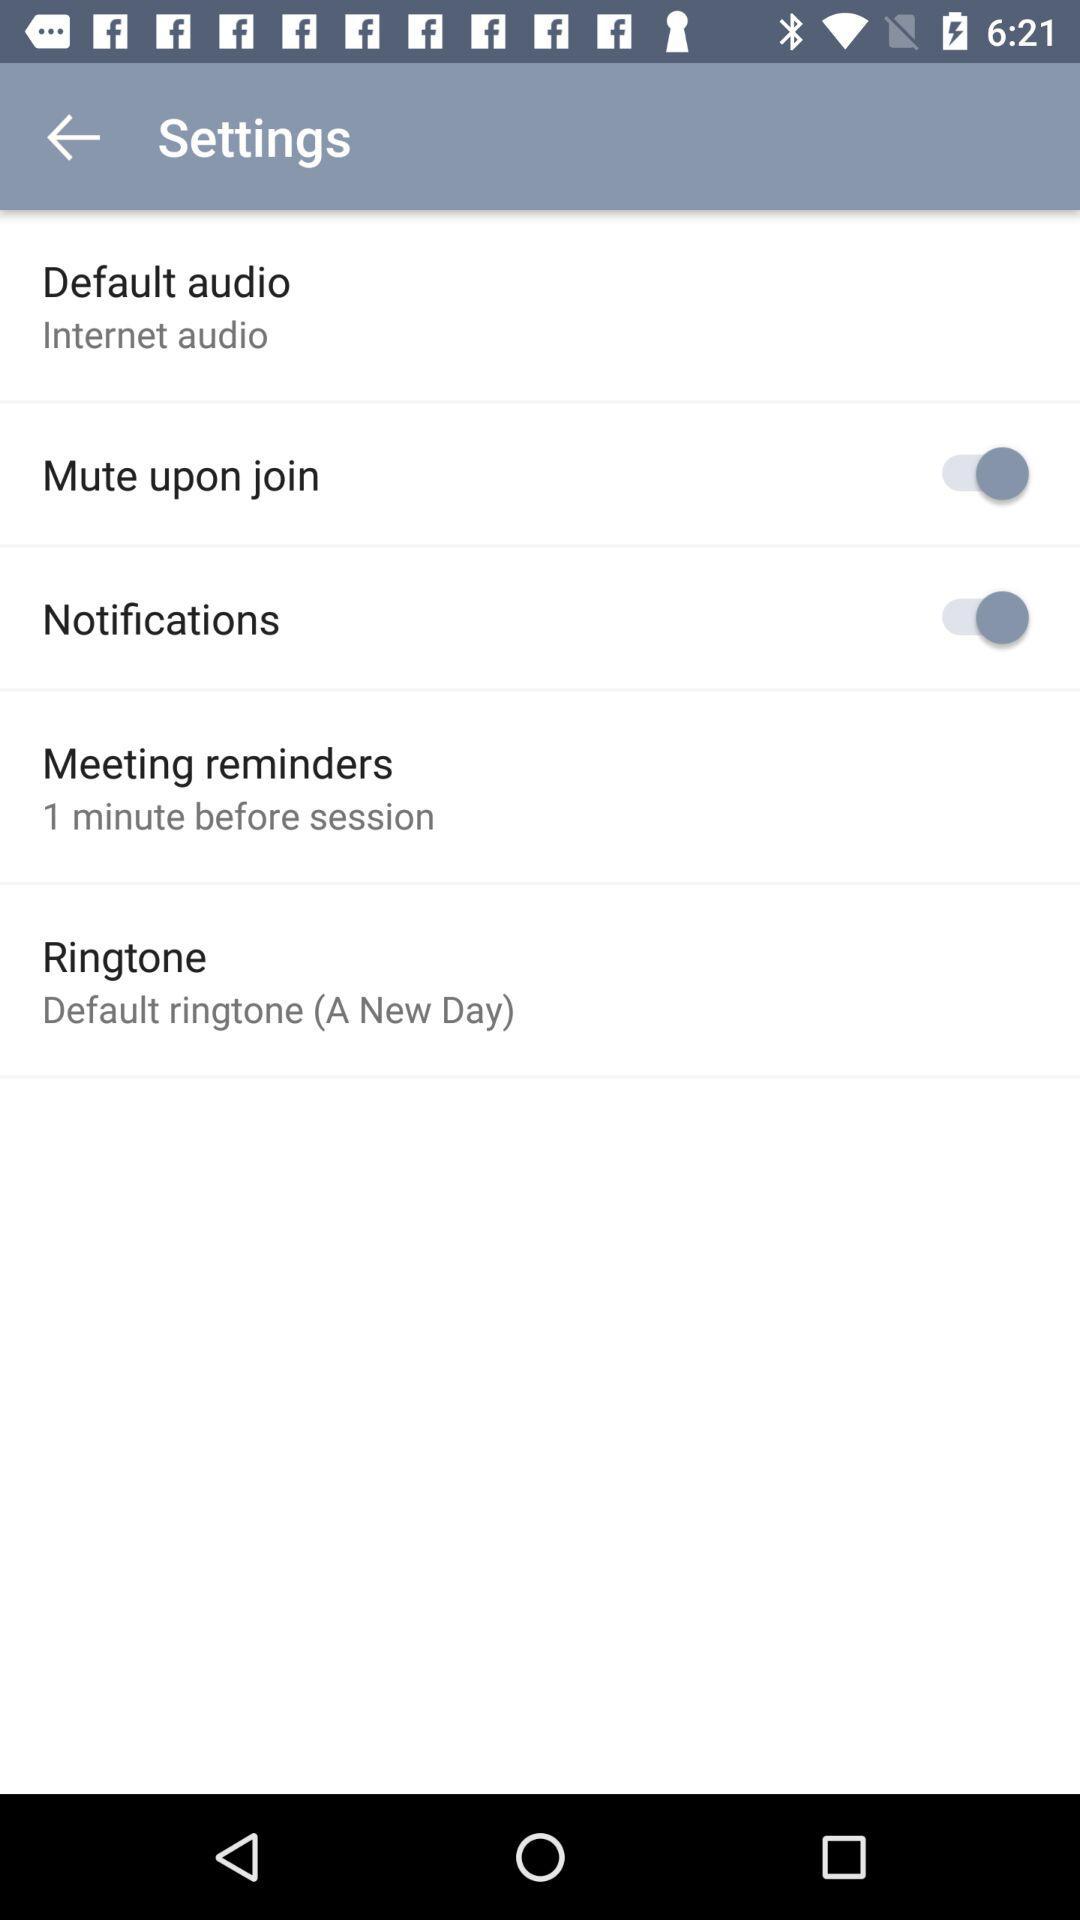 The width and height of the screenshot is (1080, 1920). Describe the element at coordinates (72, 135) in the screenshot. I see `icon above default audio` at that location.